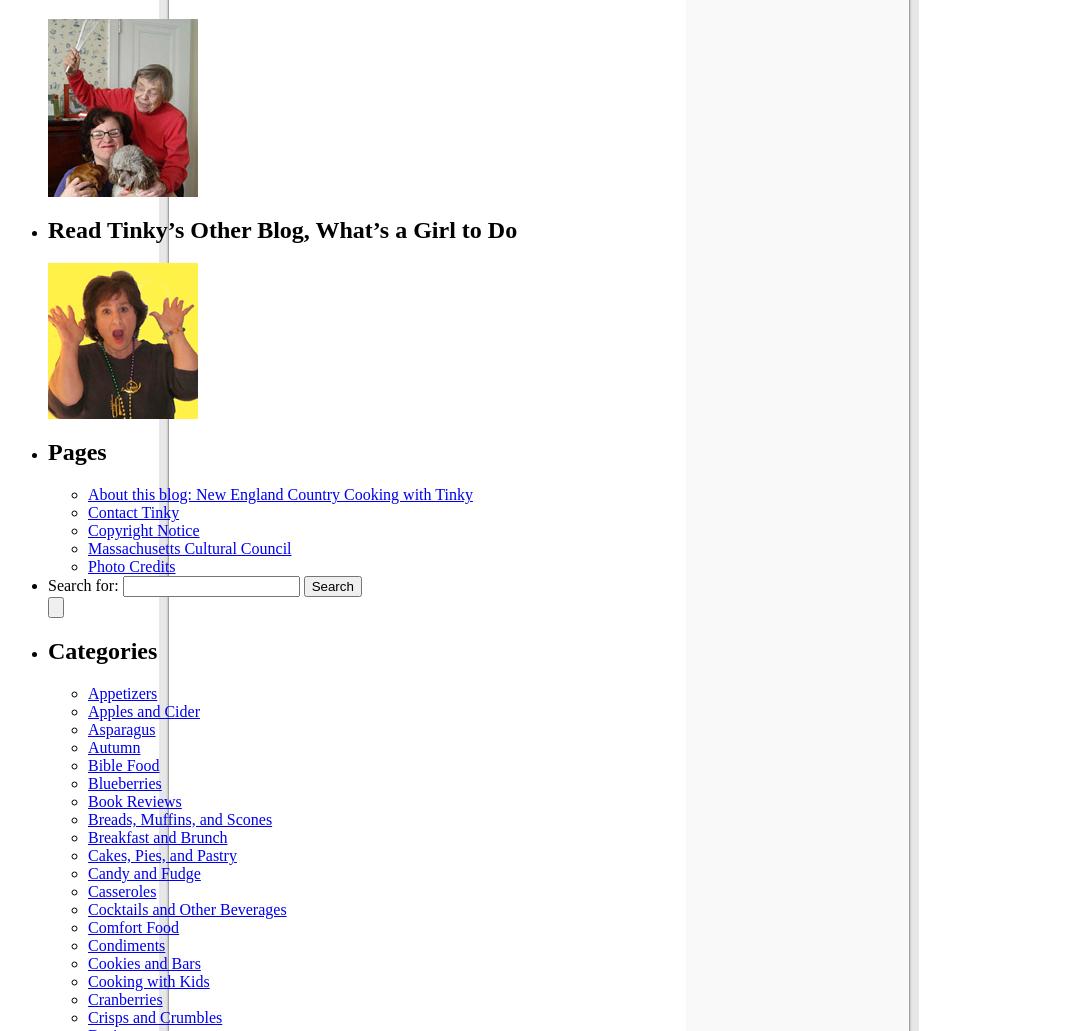 The height and width of the screenshot is (1031, 1077). I want to click on 'Comfort Food', so click(133, 927).